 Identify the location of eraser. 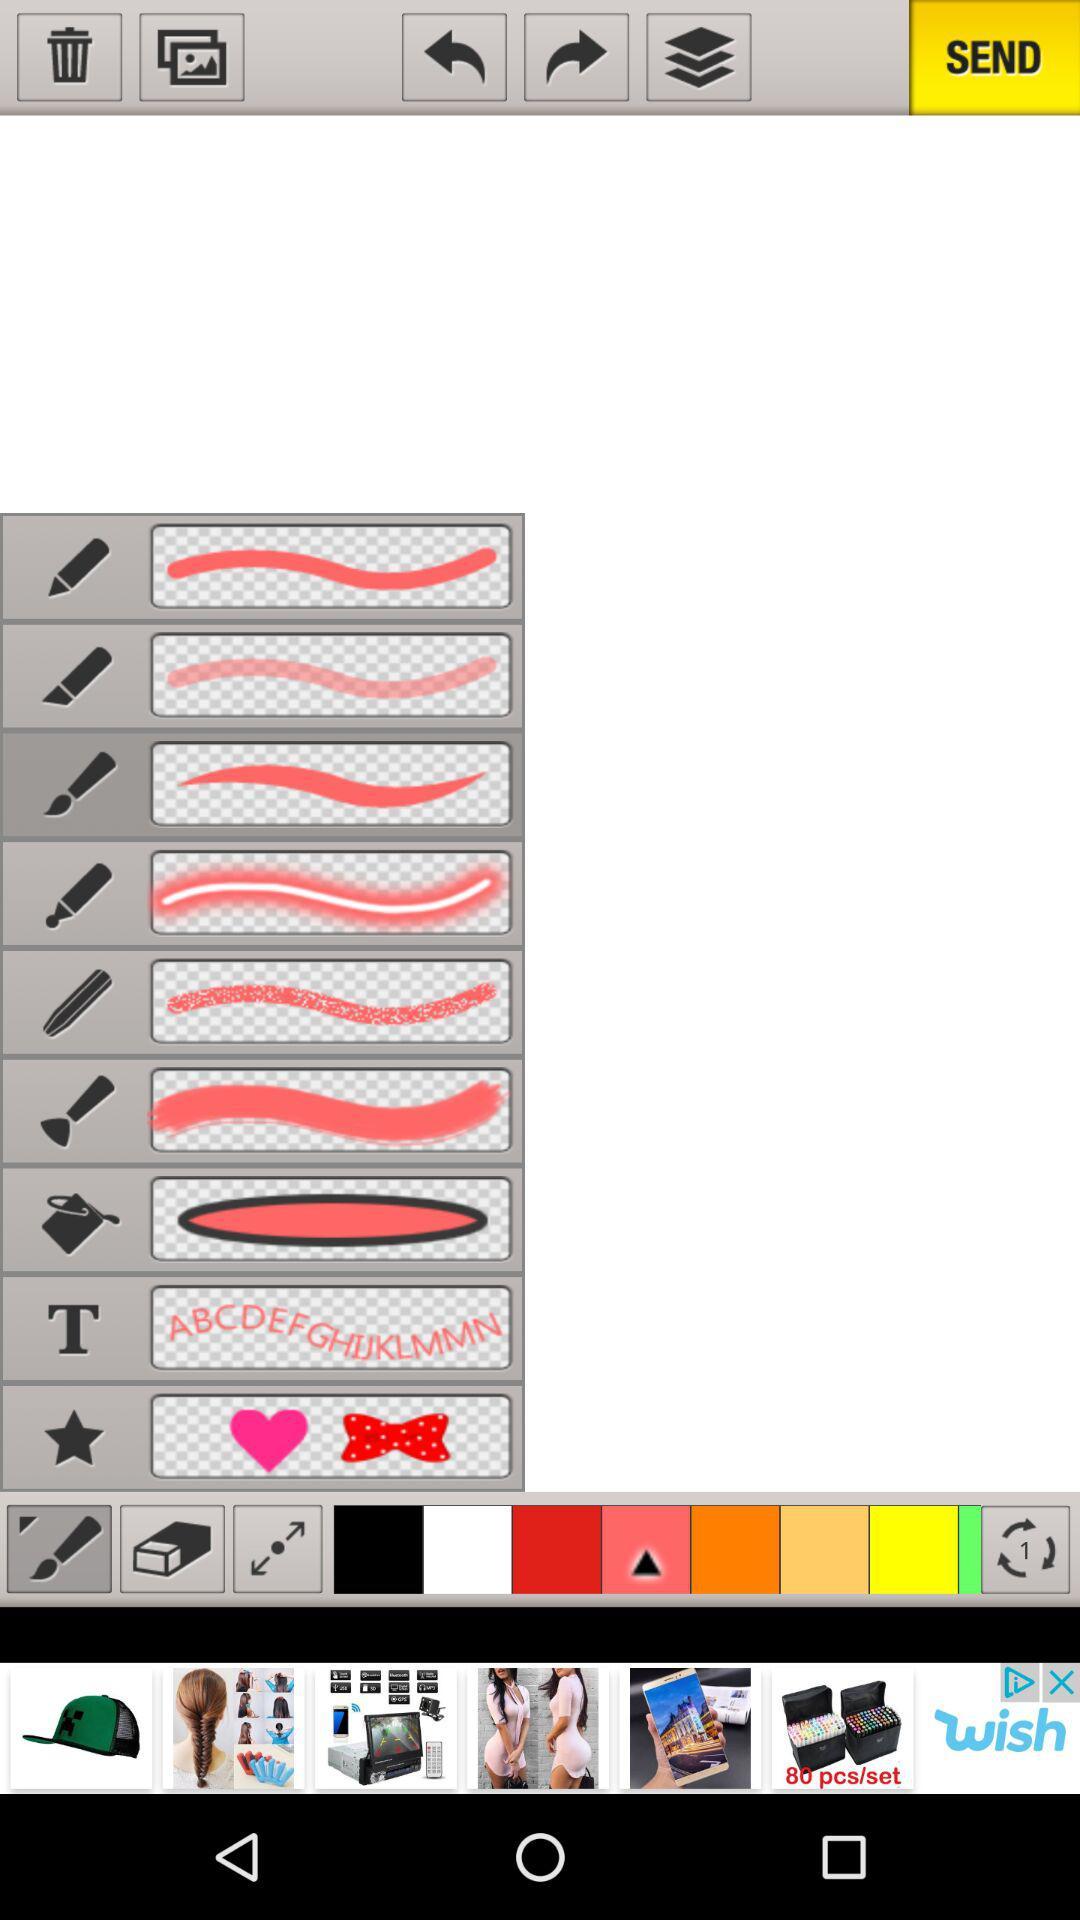
(171, 1548).